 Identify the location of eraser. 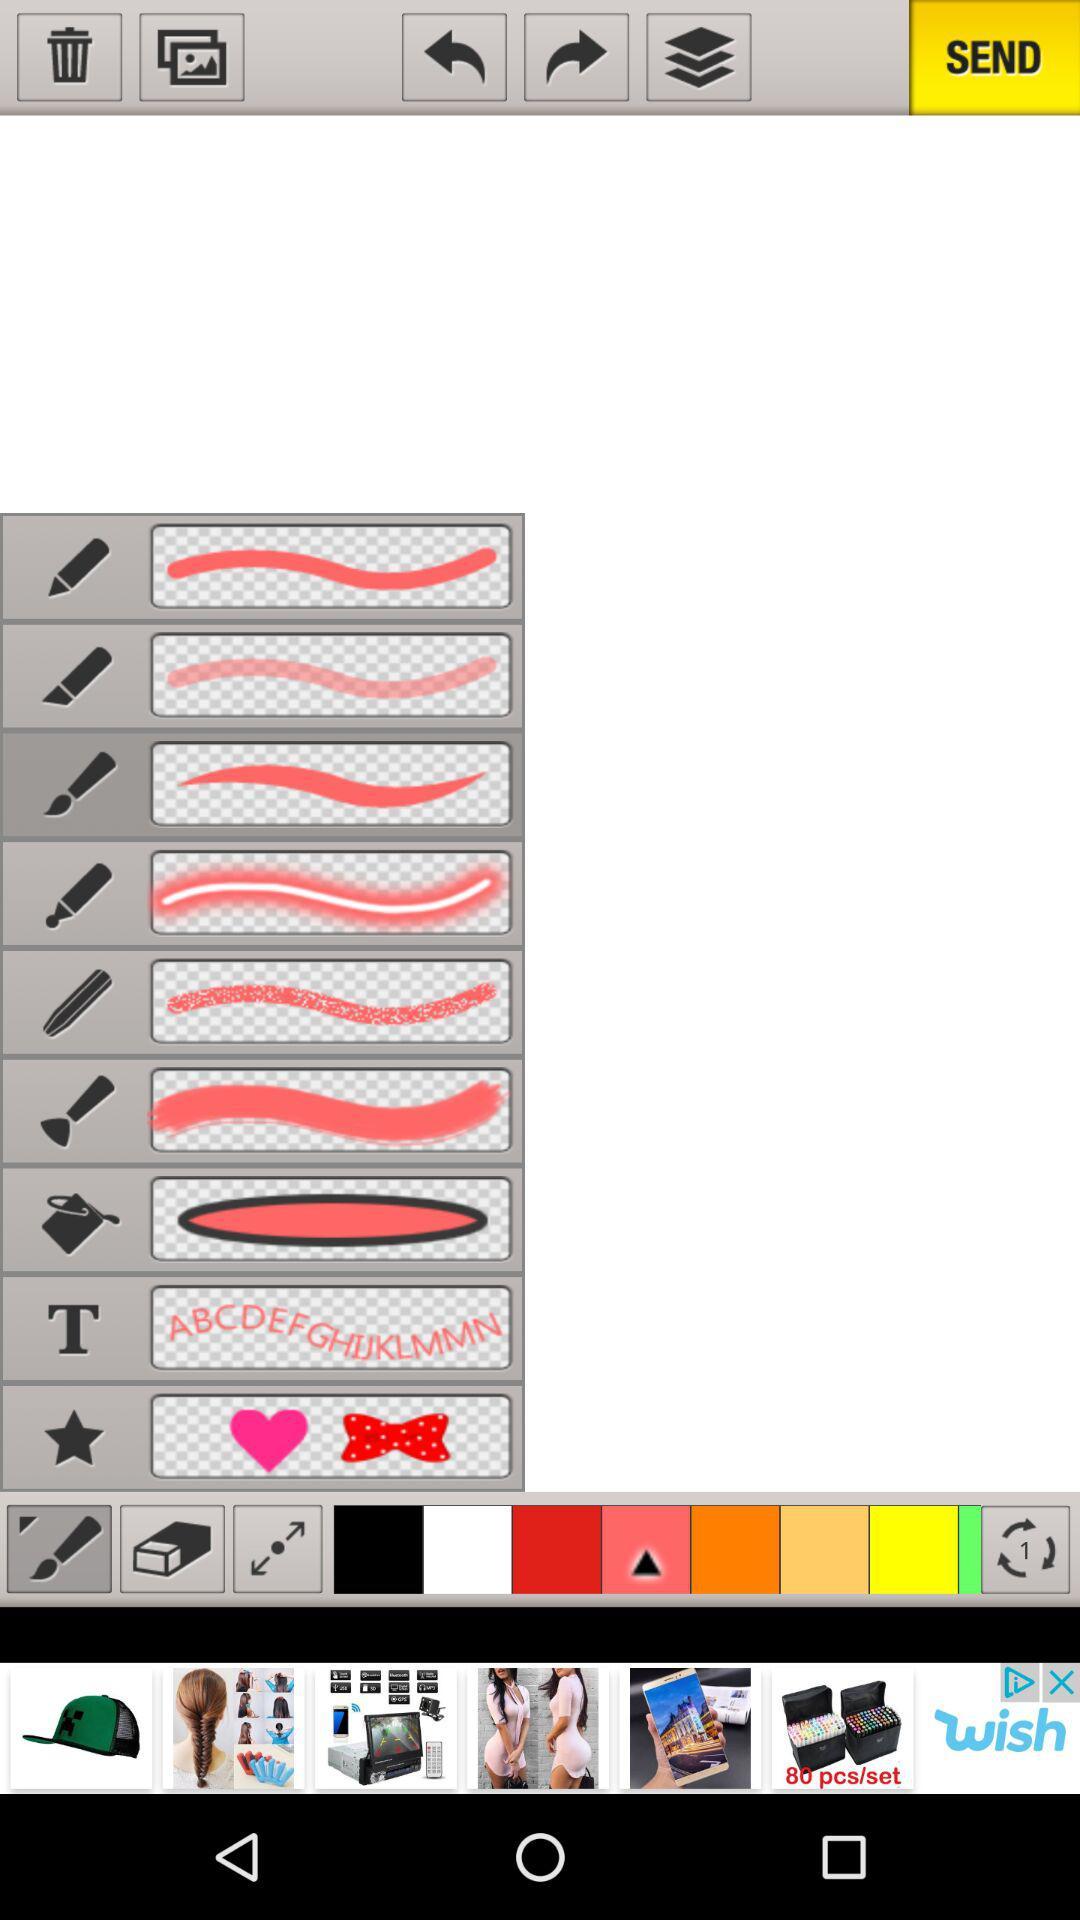
(171, 1548).